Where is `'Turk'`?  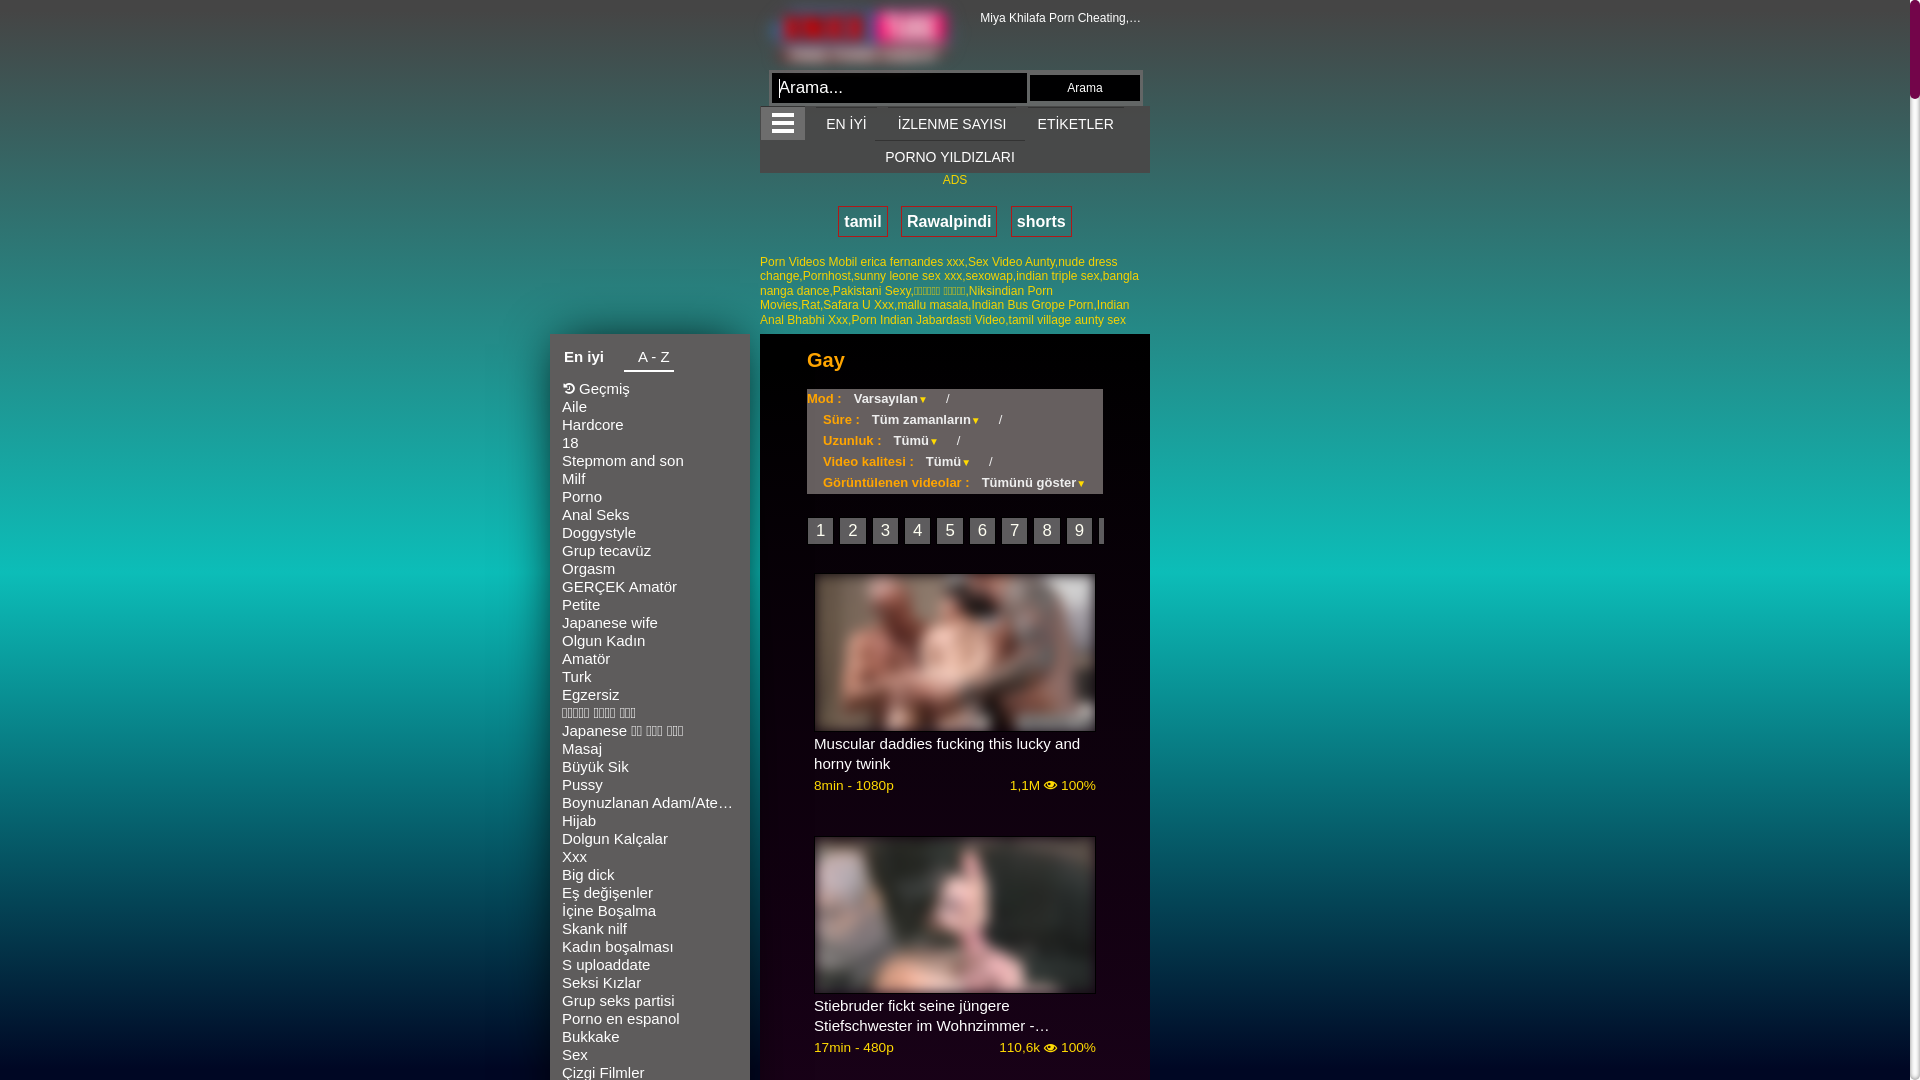
'Turk' is located at coordinates (560, 676).